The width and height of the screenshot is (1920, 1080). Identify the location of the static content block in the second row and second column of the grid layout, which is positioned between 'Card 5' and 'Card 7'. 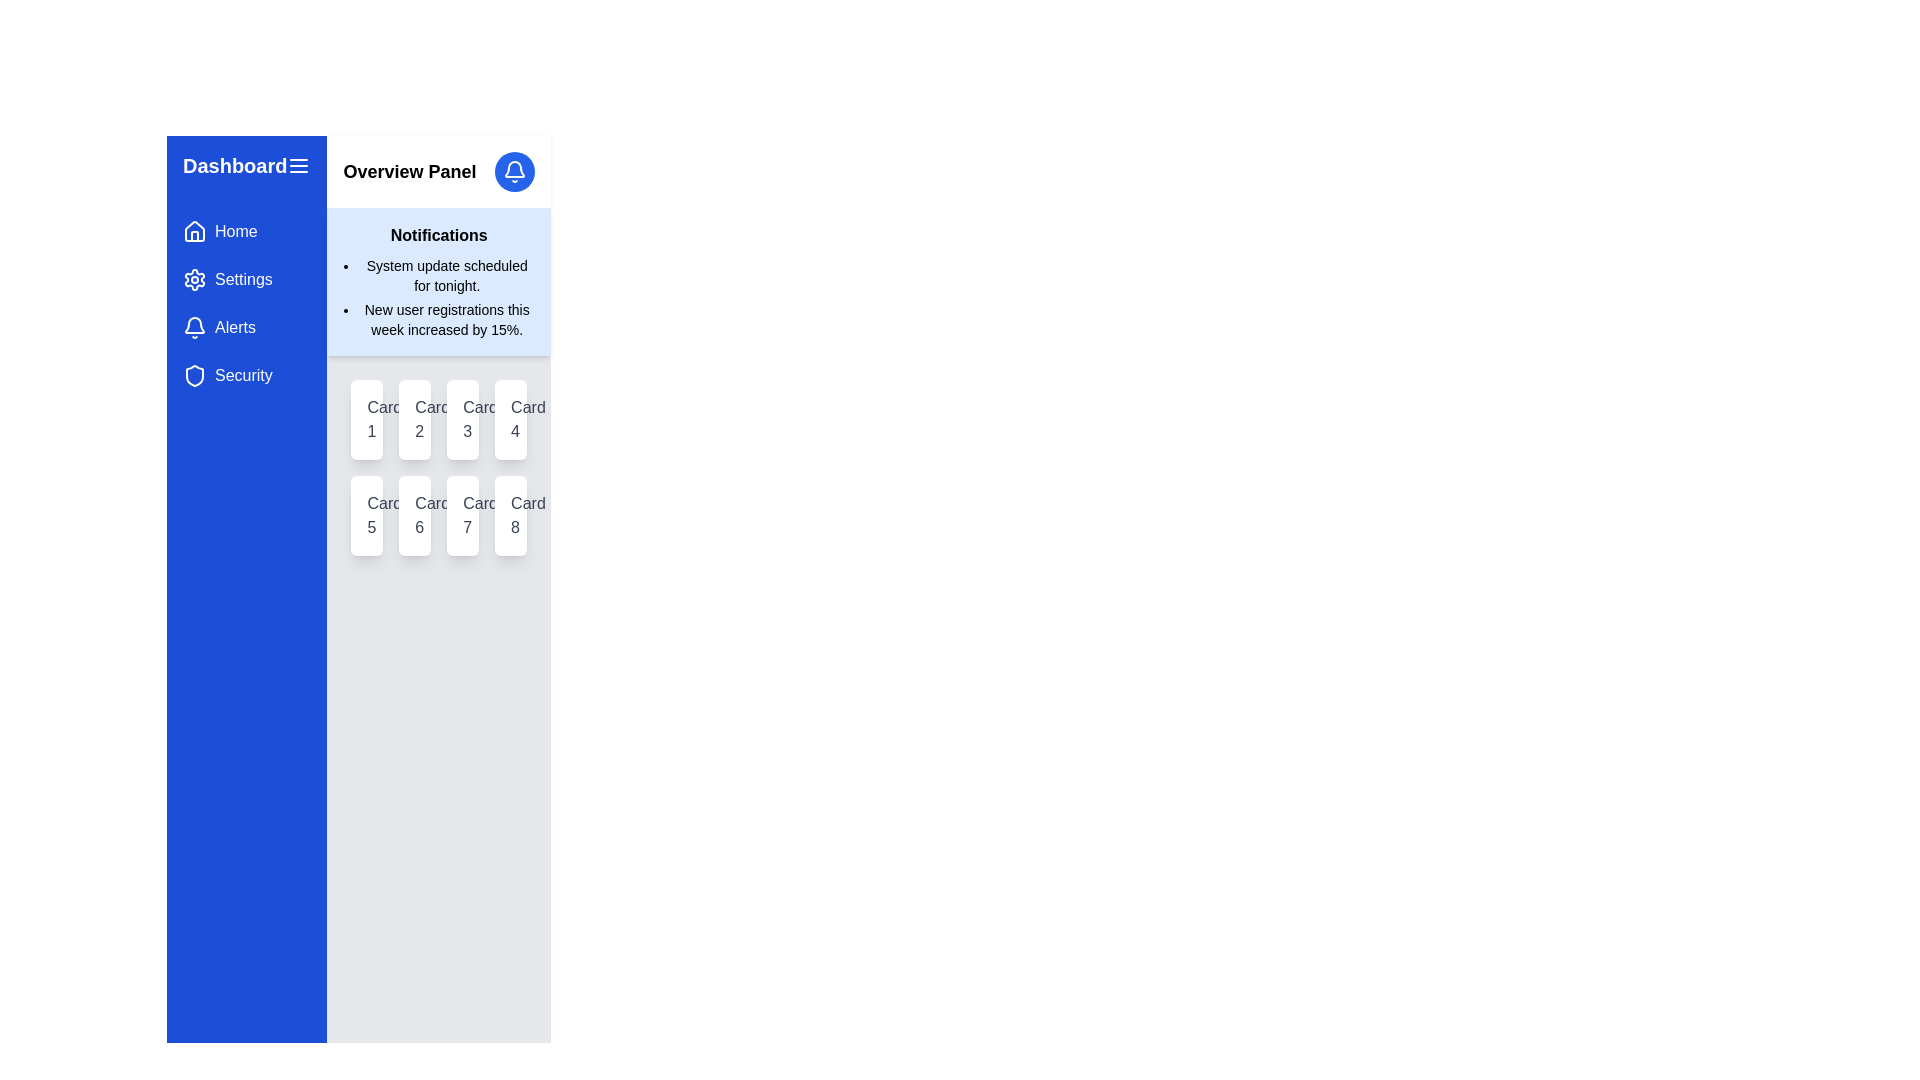
(414, 515).